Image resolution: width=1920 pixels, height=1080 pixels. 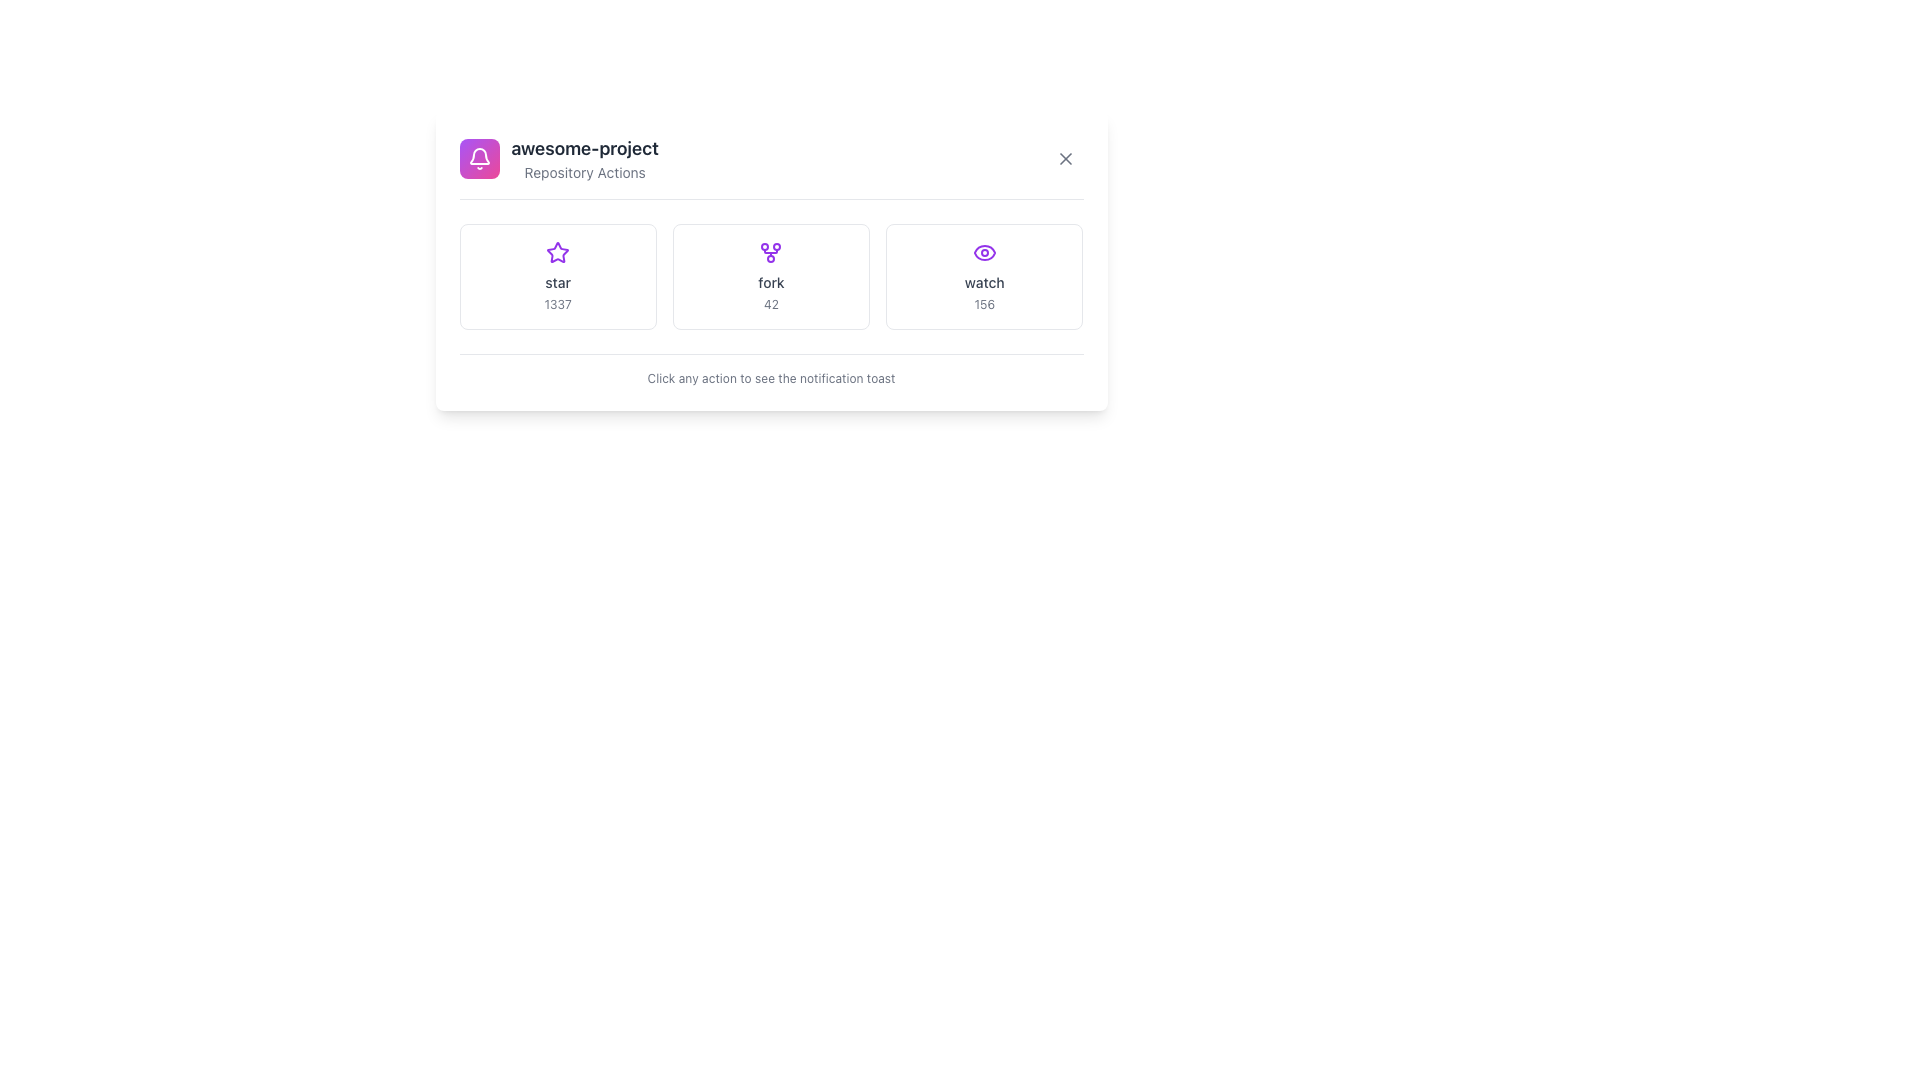 What do you see at coordinates (558, 304) in the screenshot?
I see `the text label displaying the count related to the 'star' feature, located beneath the 'star' label within the first bordered box at the center of the interface` at bounding box center [558, 304].